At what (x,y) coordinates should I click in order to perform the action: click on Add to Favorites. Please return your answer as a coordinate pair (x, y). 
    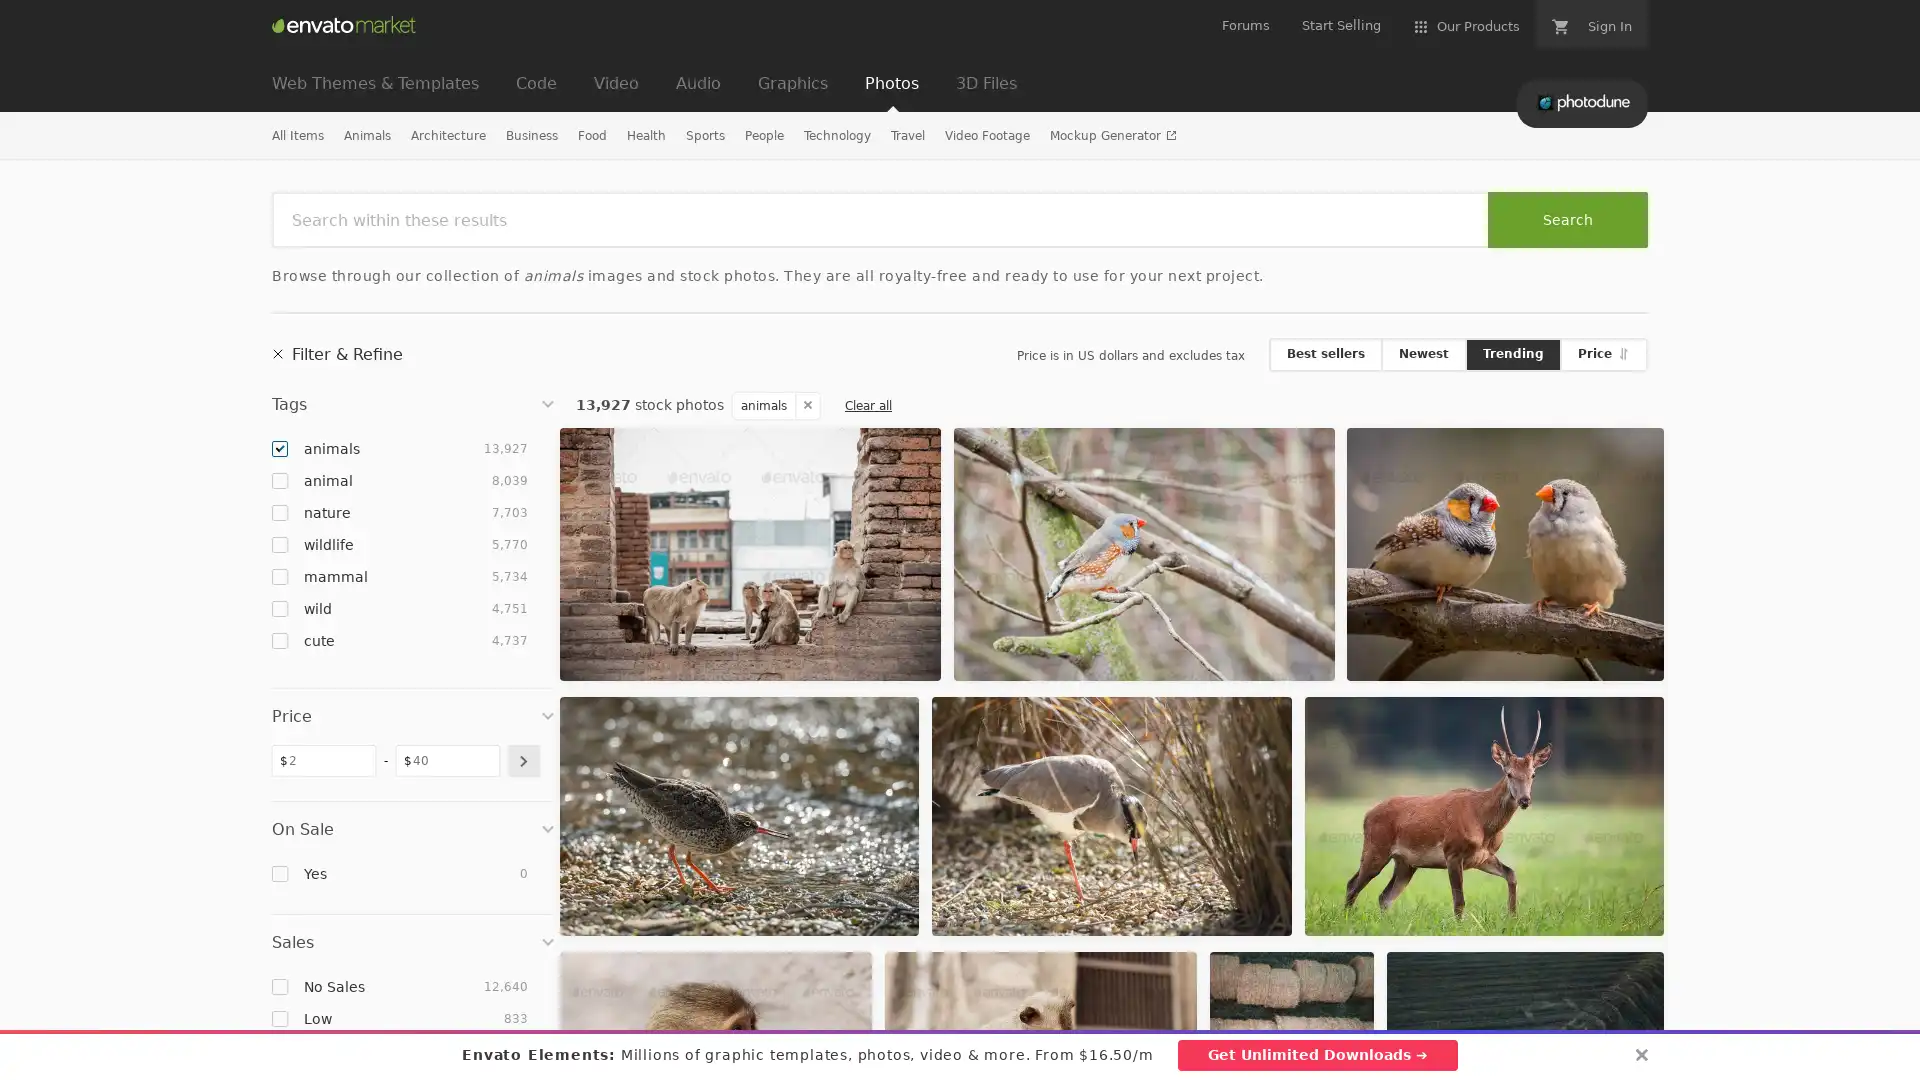
    Looking at the image, I should click on (1636, 452).